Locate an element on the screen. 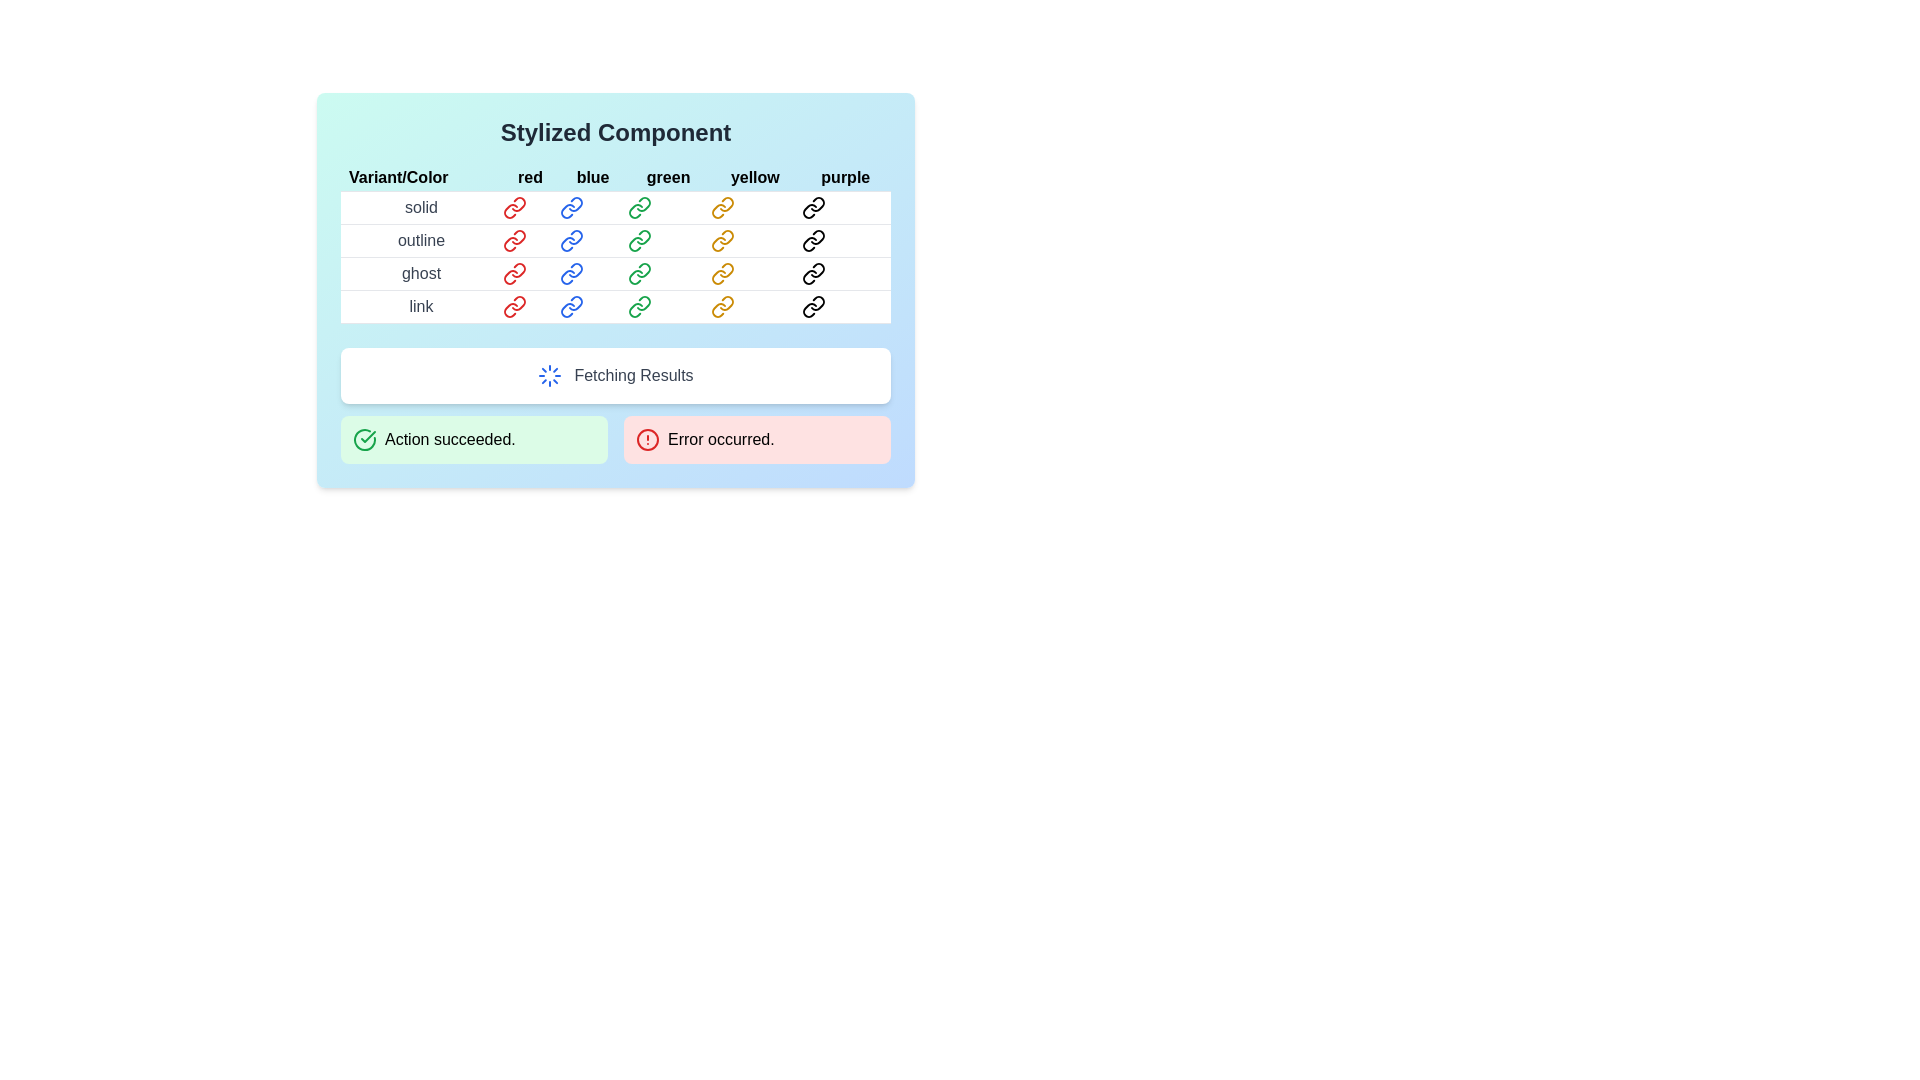 This screenshot has height=1080, width=1920. the text label displaying 'green' in lowercase, which is part of a horizontal sequence of color variants with a light blue background and black font is located at coordinates (668, 177).